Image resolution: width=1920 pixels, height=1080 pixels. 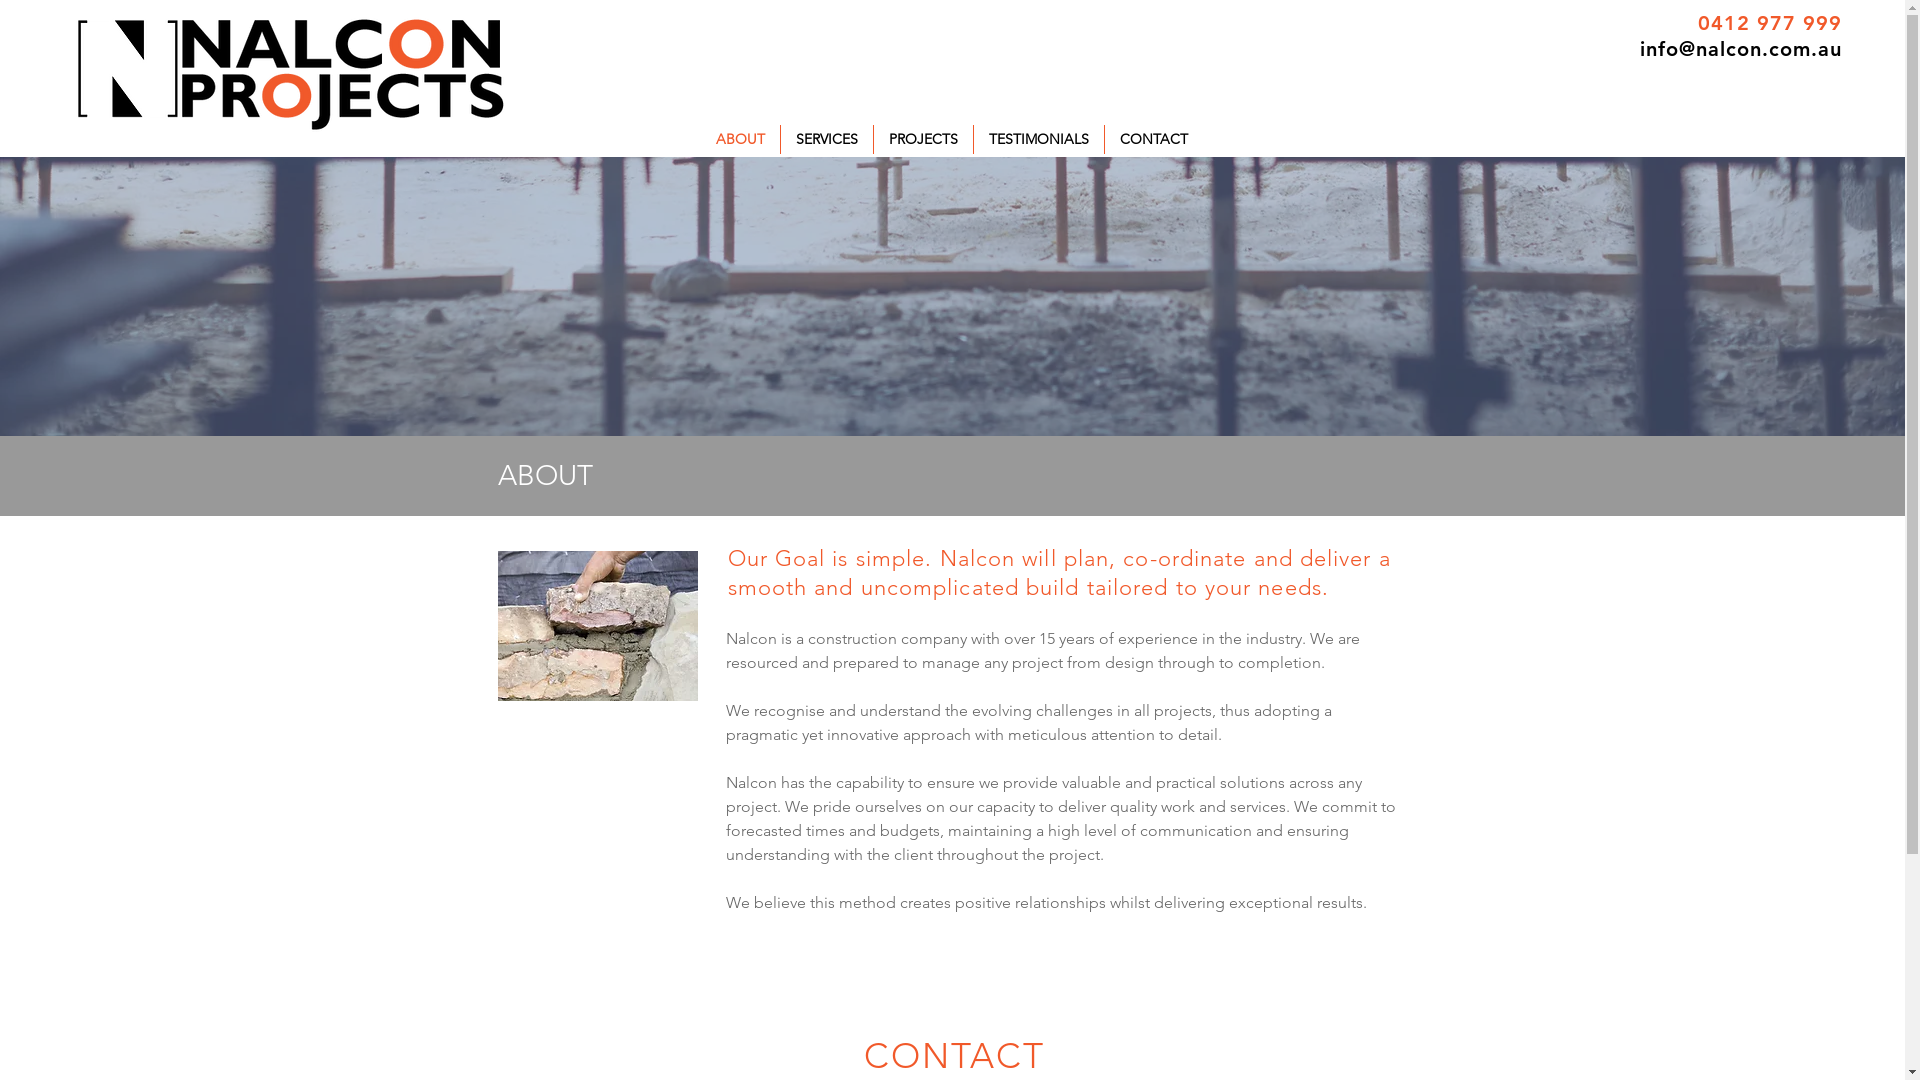 What do you see at coordinates (738, 138) in the screenshot?
I see `'ABOUT'` at bounding box center [738, 138].